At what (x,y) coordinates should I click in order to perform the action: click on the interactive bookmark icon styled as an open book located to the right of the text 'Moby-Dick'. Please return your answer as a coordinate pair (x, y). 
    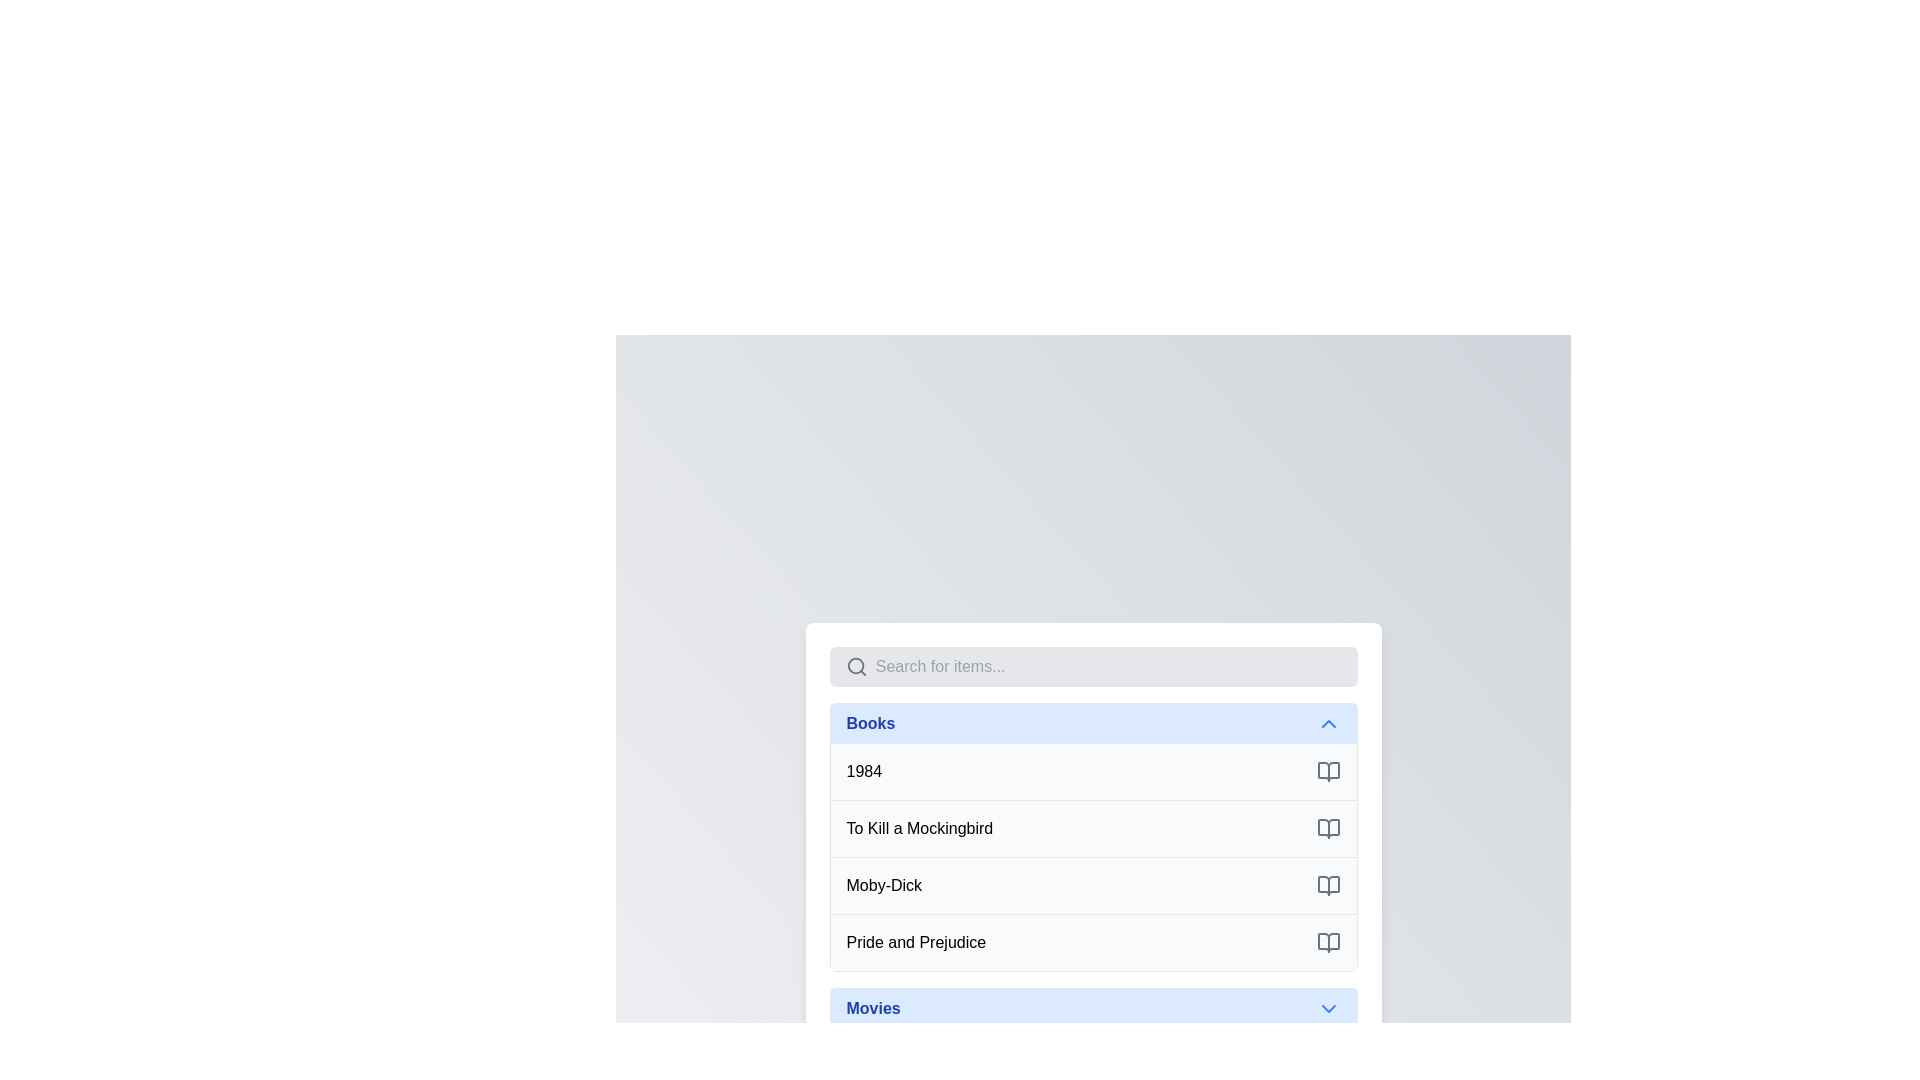
    Looking at the image, I should click on (1328, 884).